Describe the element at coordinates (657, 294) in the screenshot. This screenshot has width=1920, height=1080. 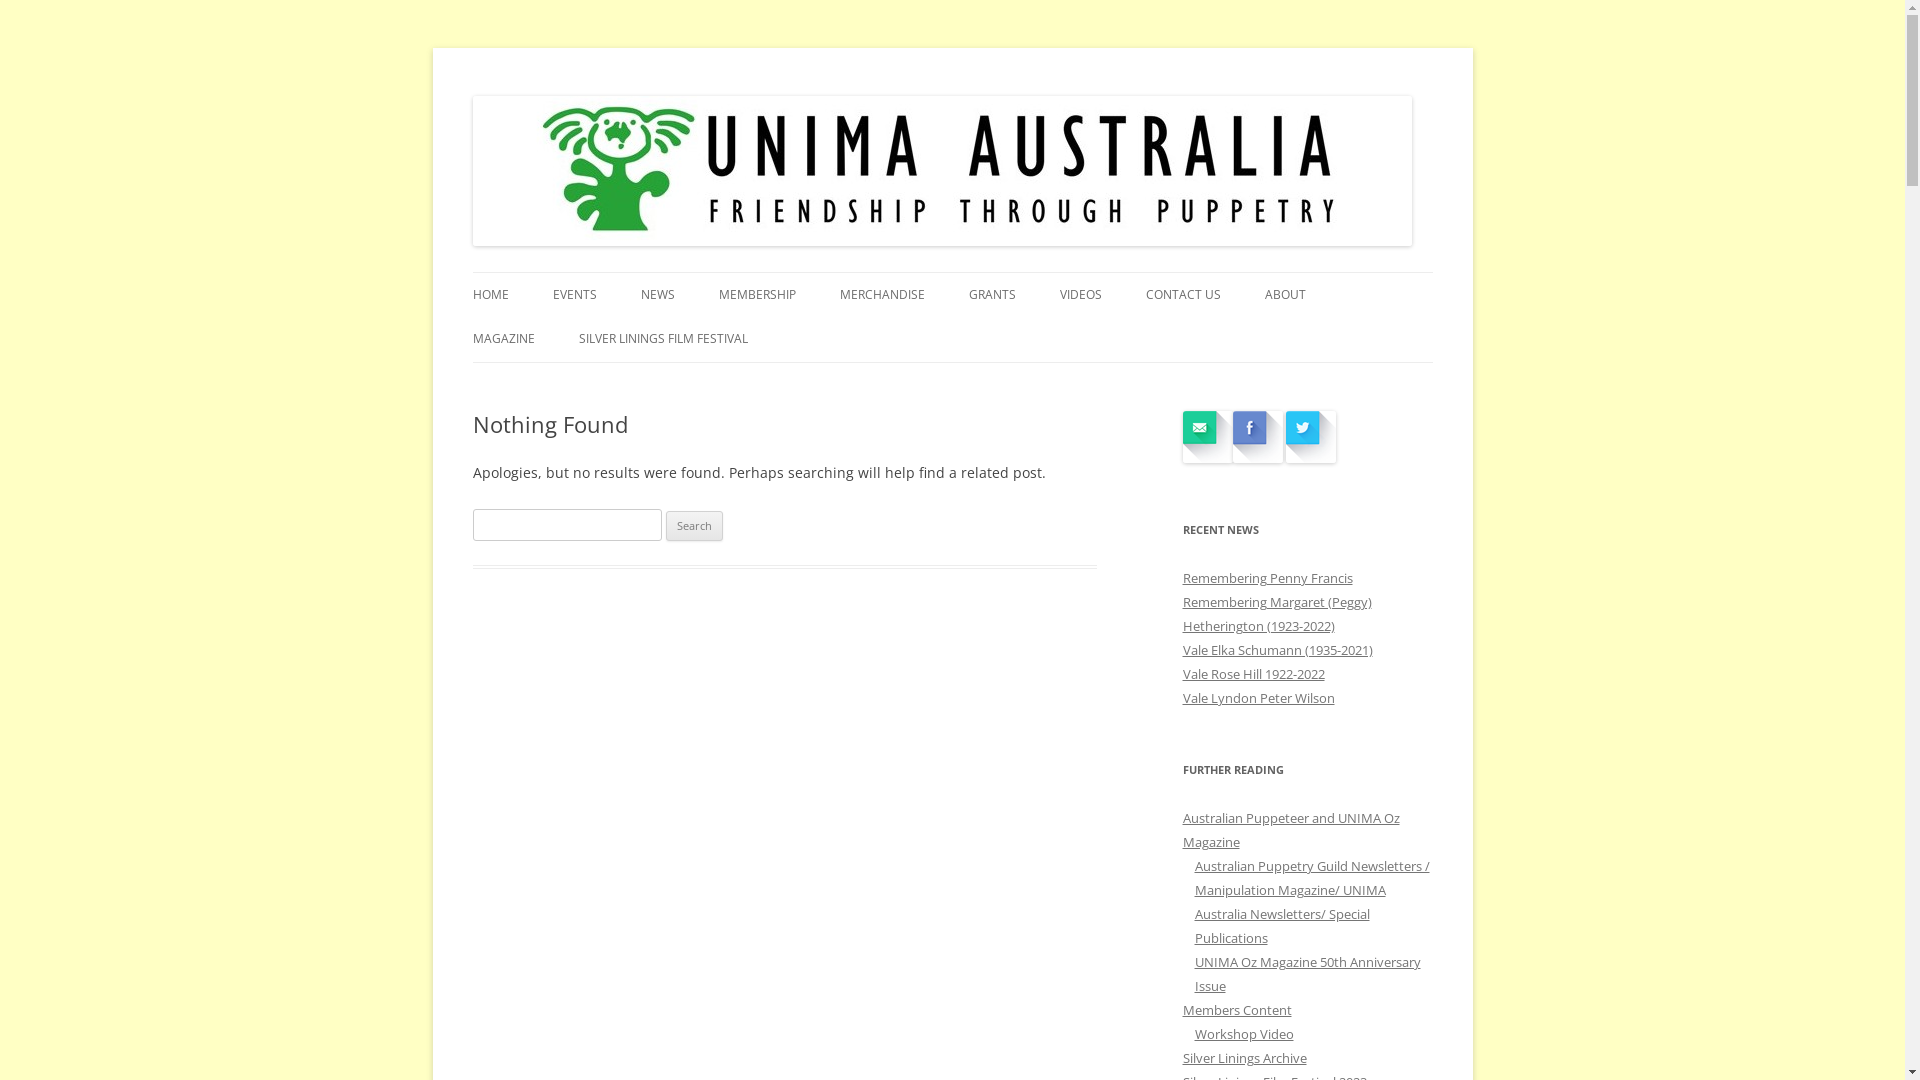
I see `'NEWS'` at that location.